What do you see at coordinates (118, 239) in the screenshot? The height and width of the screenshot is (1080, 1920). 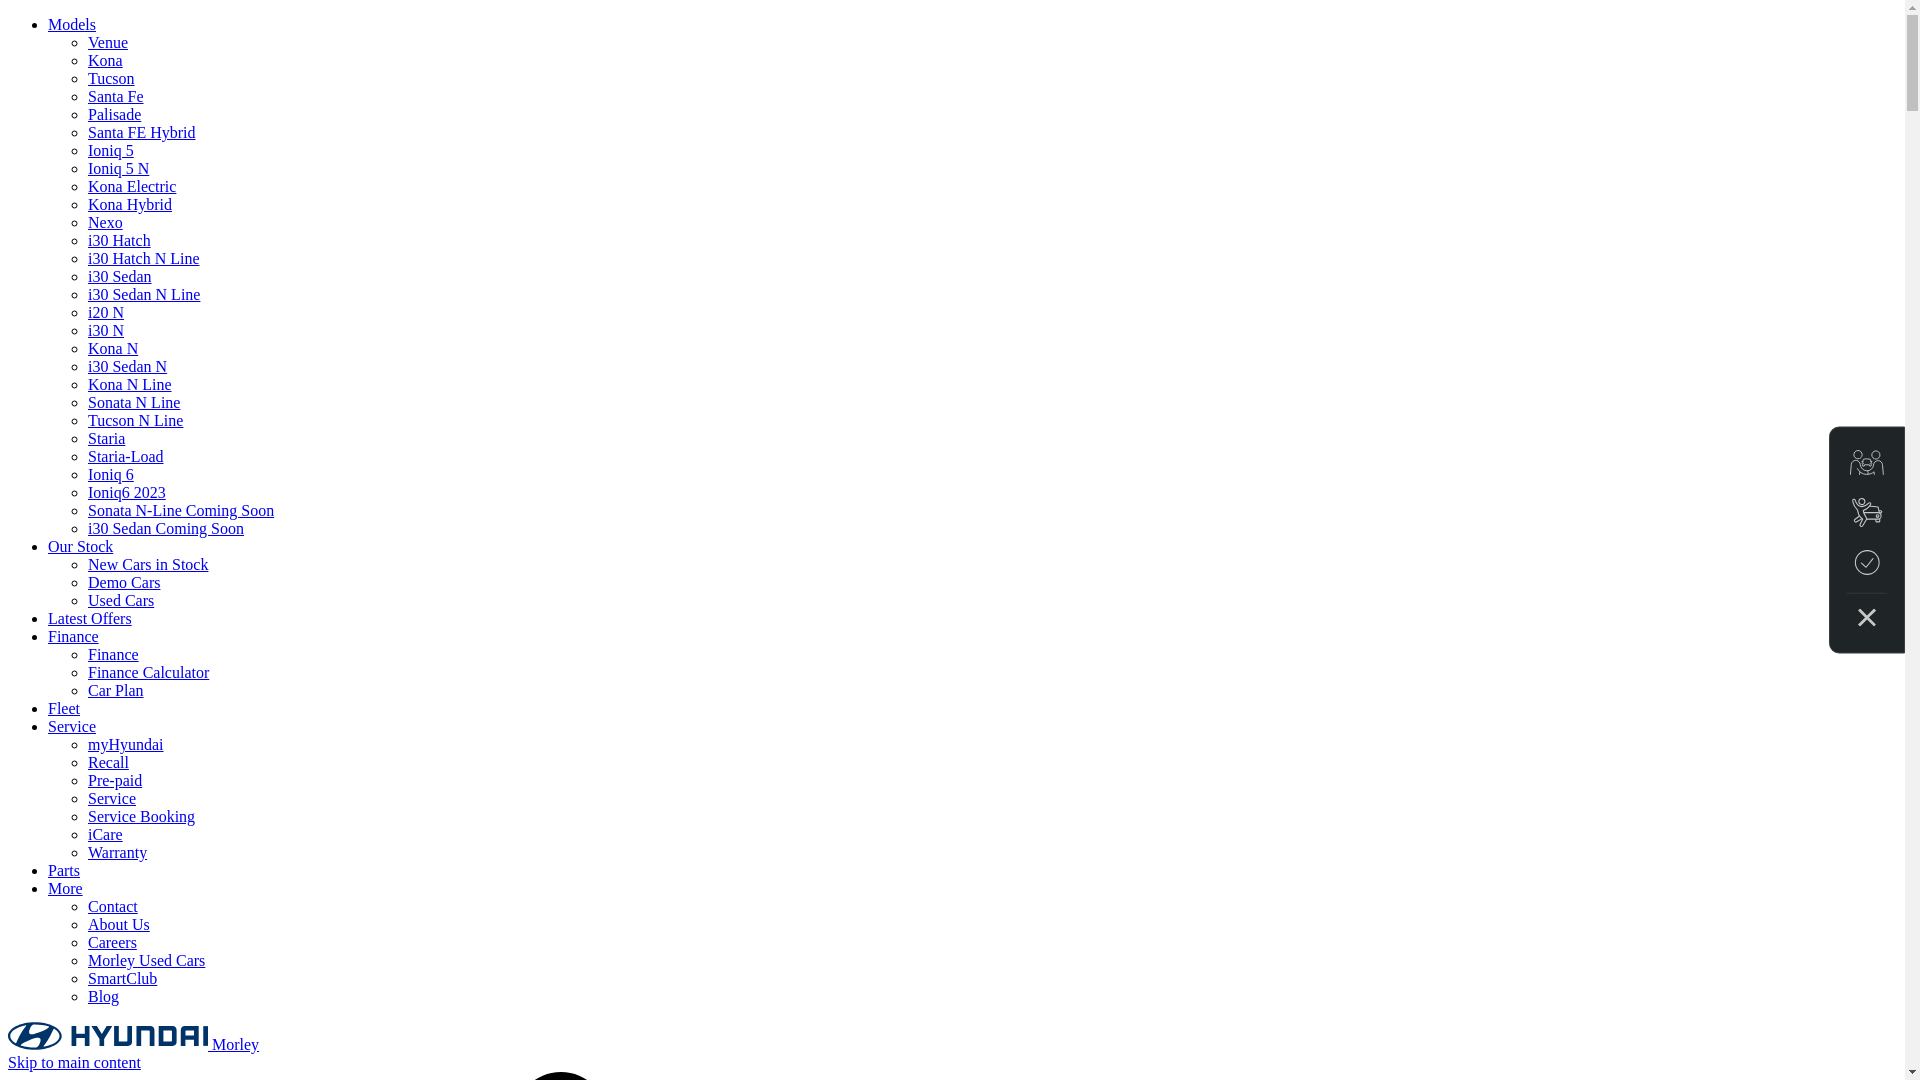 I see `'i30 Hatch'` at bounding box center [118, 239].